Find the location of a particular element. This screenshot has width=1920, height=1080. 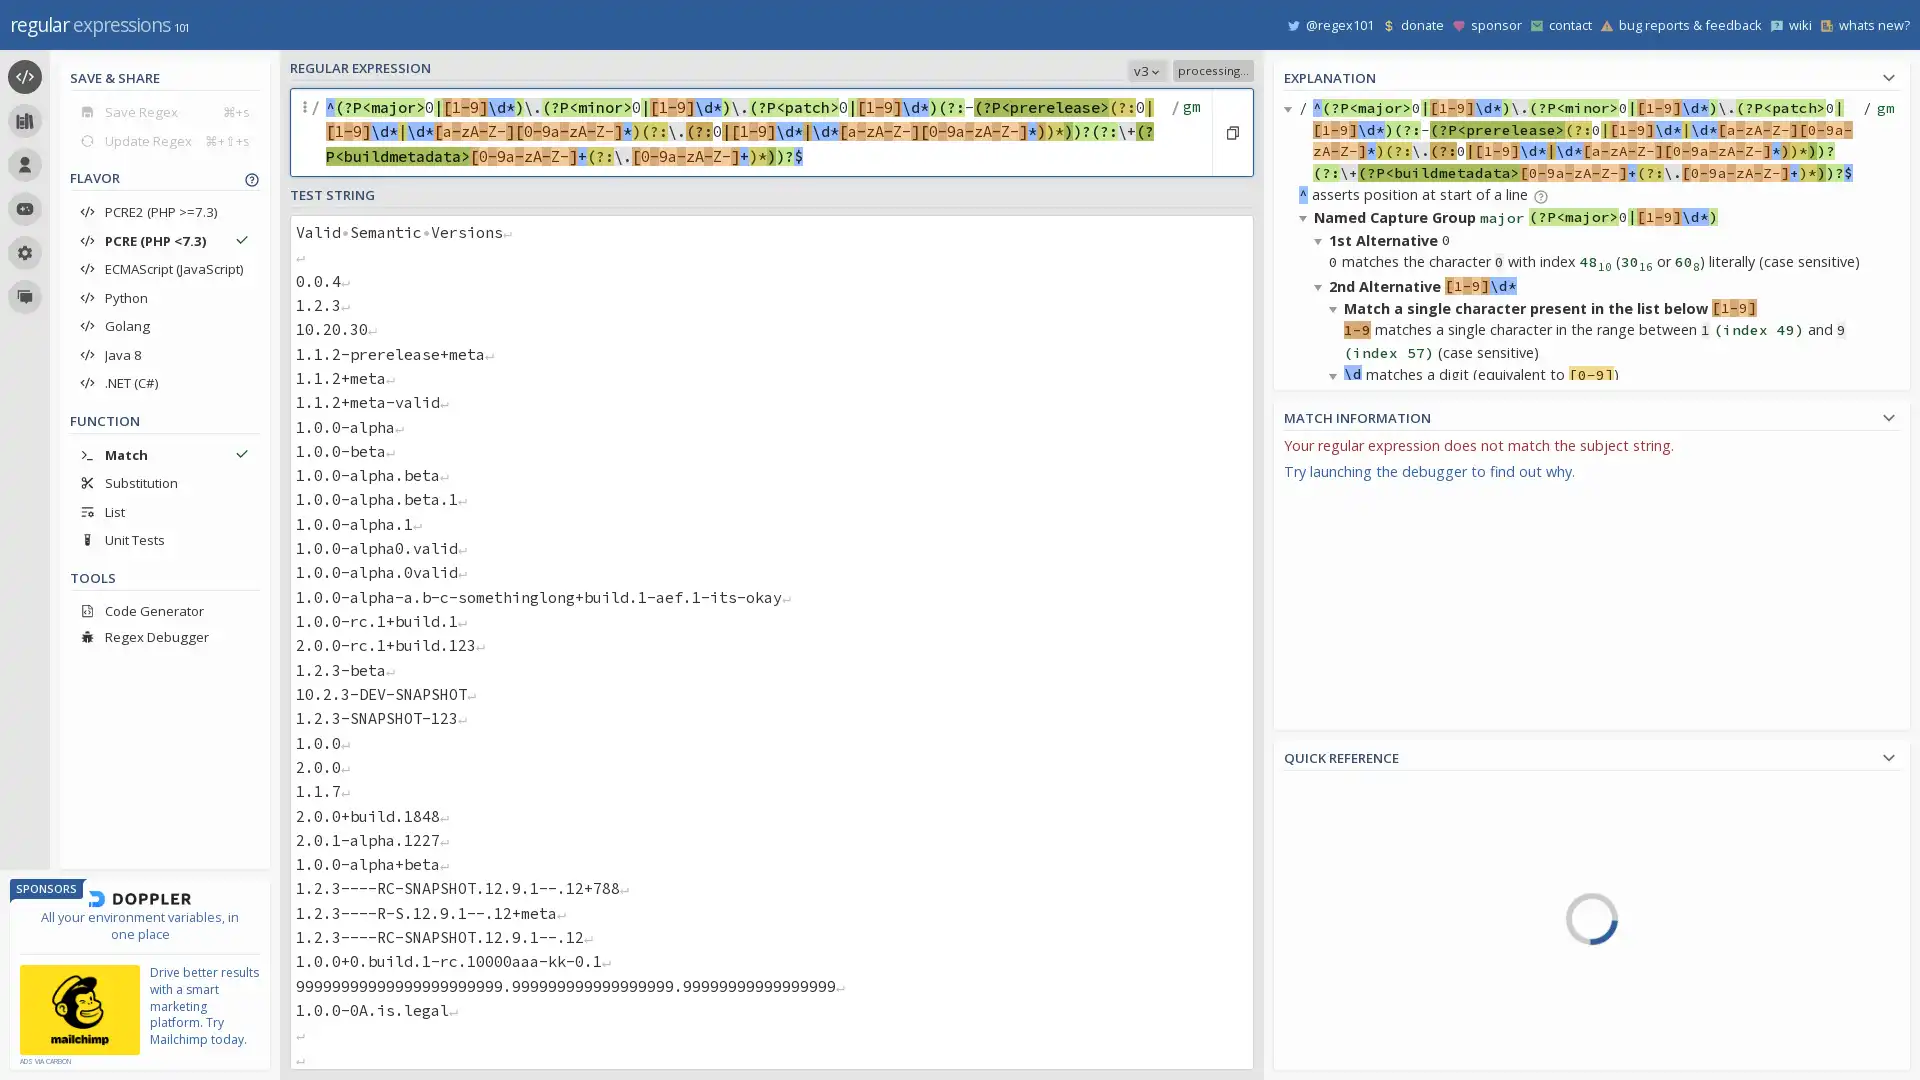

List is located at coordinates (164, 510).